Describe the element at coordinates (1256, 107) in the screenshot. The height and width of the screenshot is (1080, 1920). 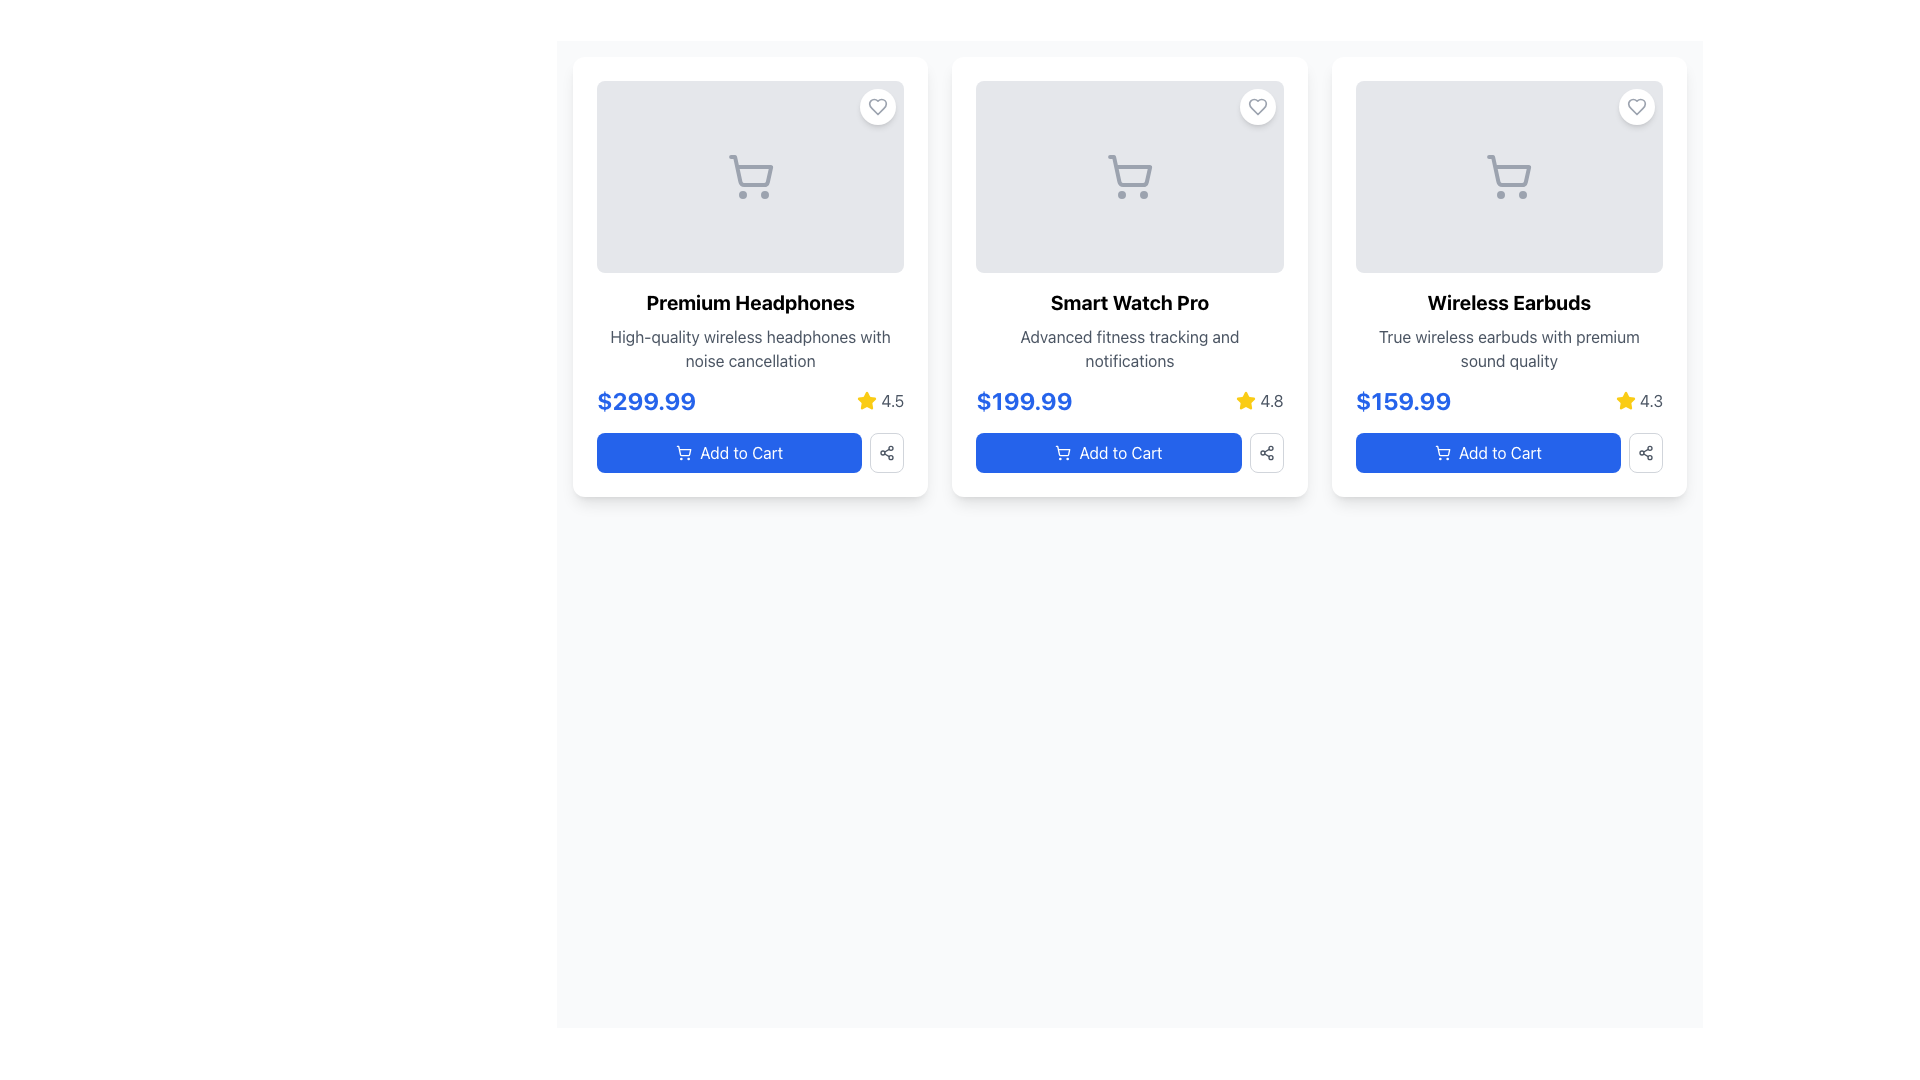
I see `the outlined heart-shaped icon button in the top-right corner of the 'Smart Watch Pro' card` at that location.